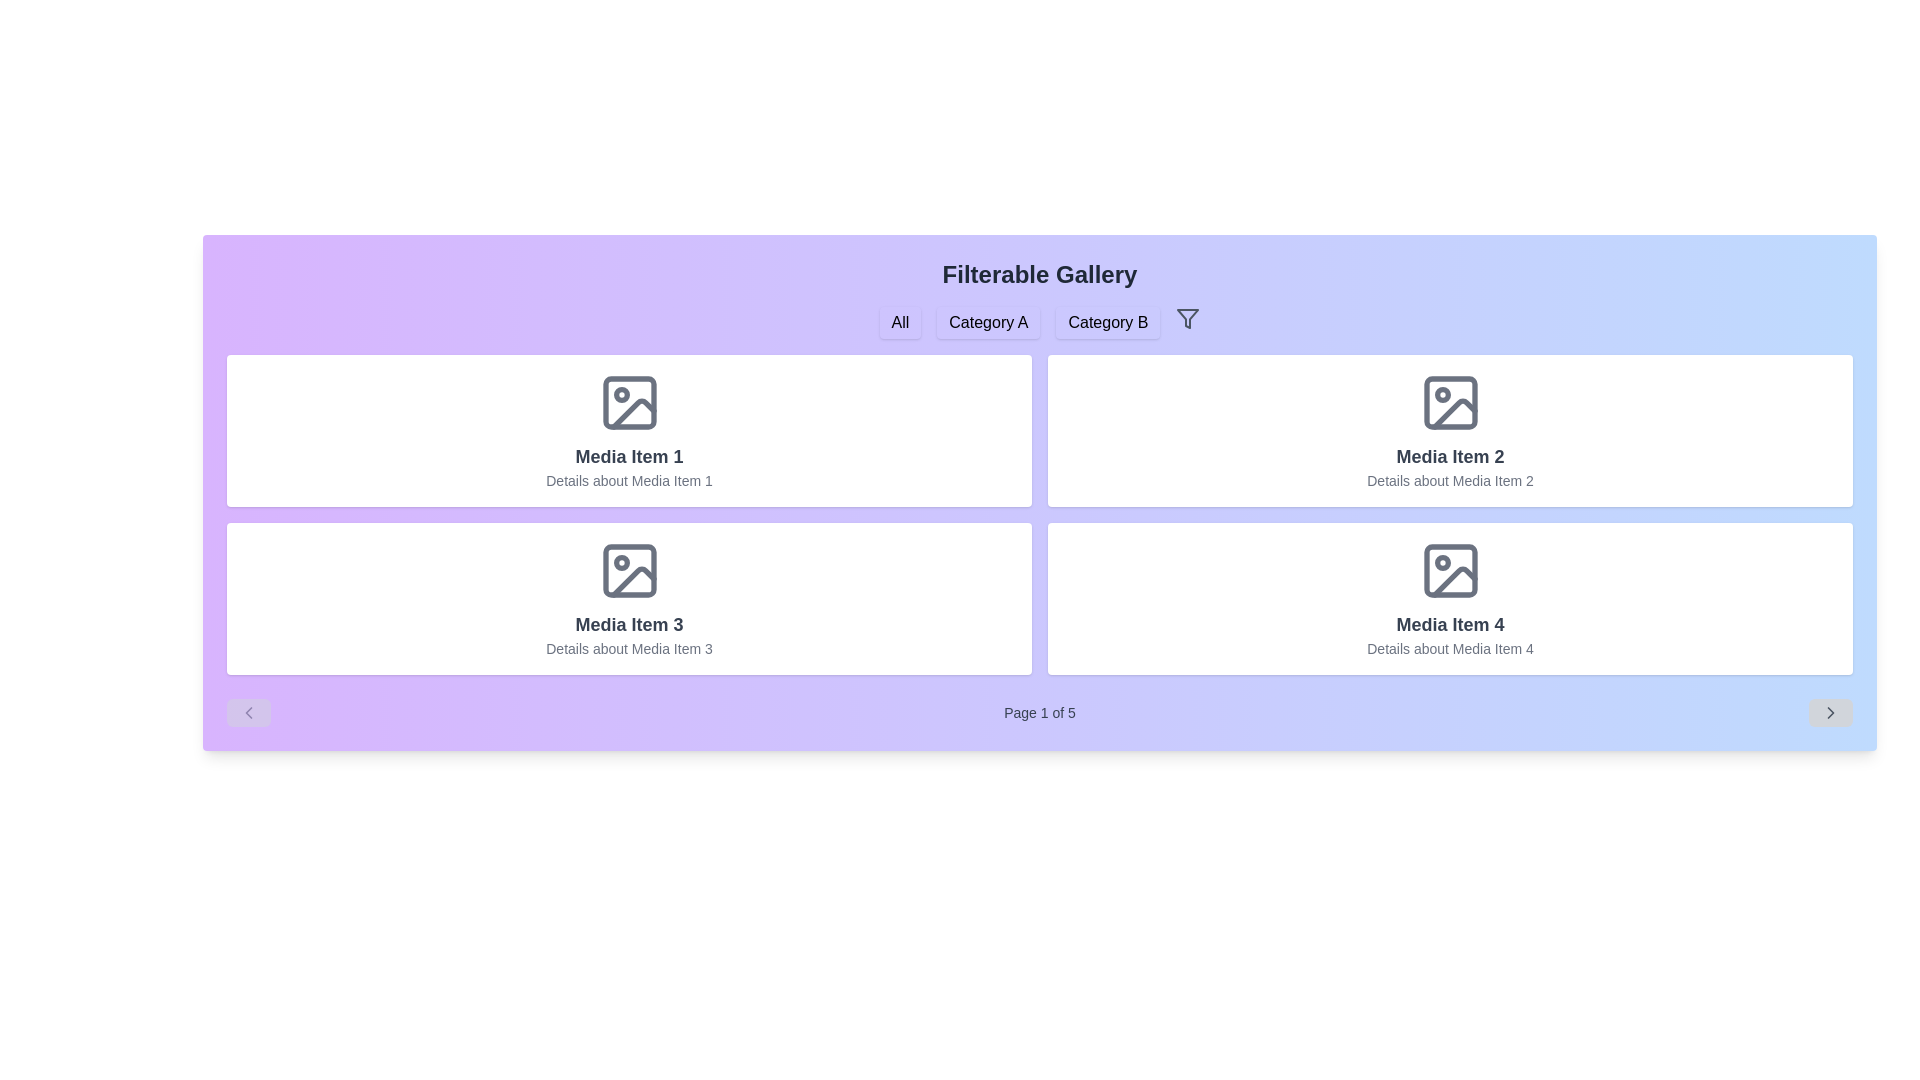 The height and width of the screenshot is (1080, 1920). Describe the element at coordinates (1830, 712) in the screenshot. I see `the chevron arrow icon in the bottom-right corner of the interface` at that location.